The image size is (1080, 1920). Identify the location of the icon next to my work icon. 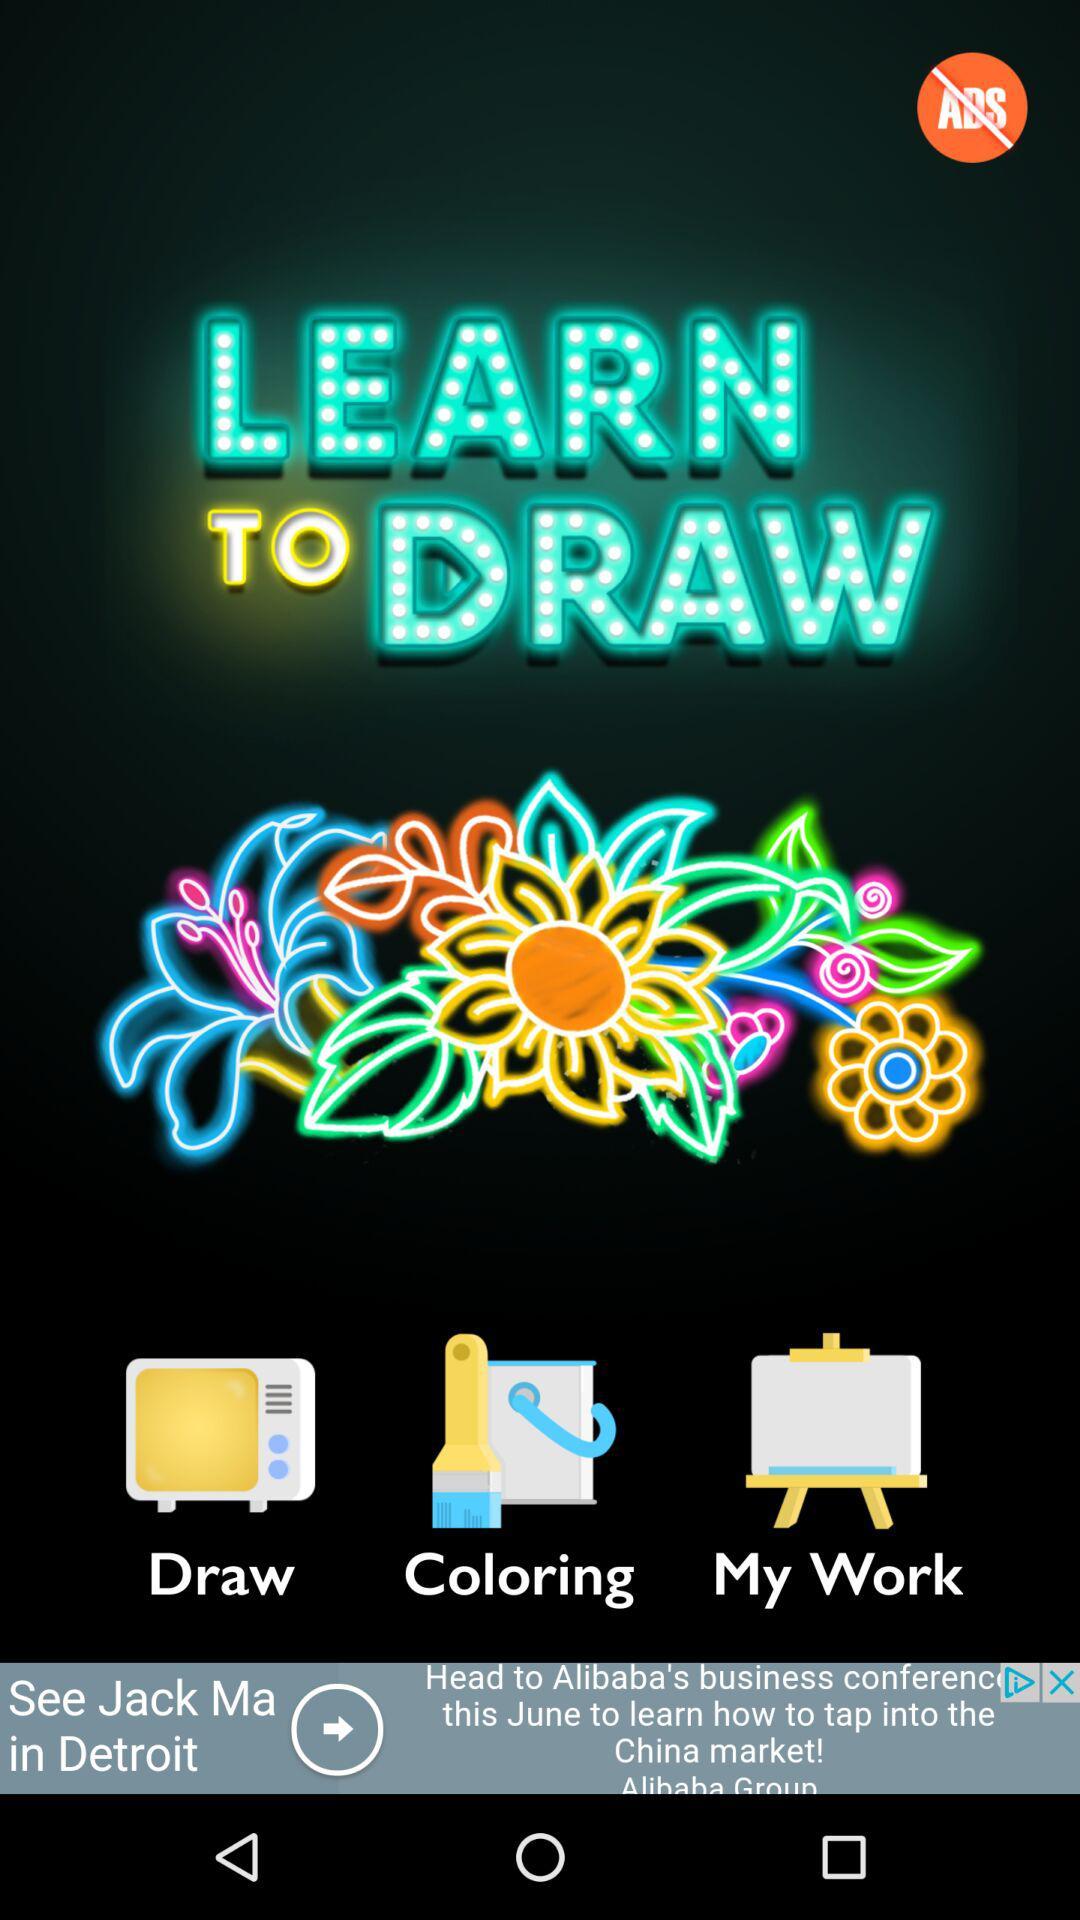
(518, 1430).